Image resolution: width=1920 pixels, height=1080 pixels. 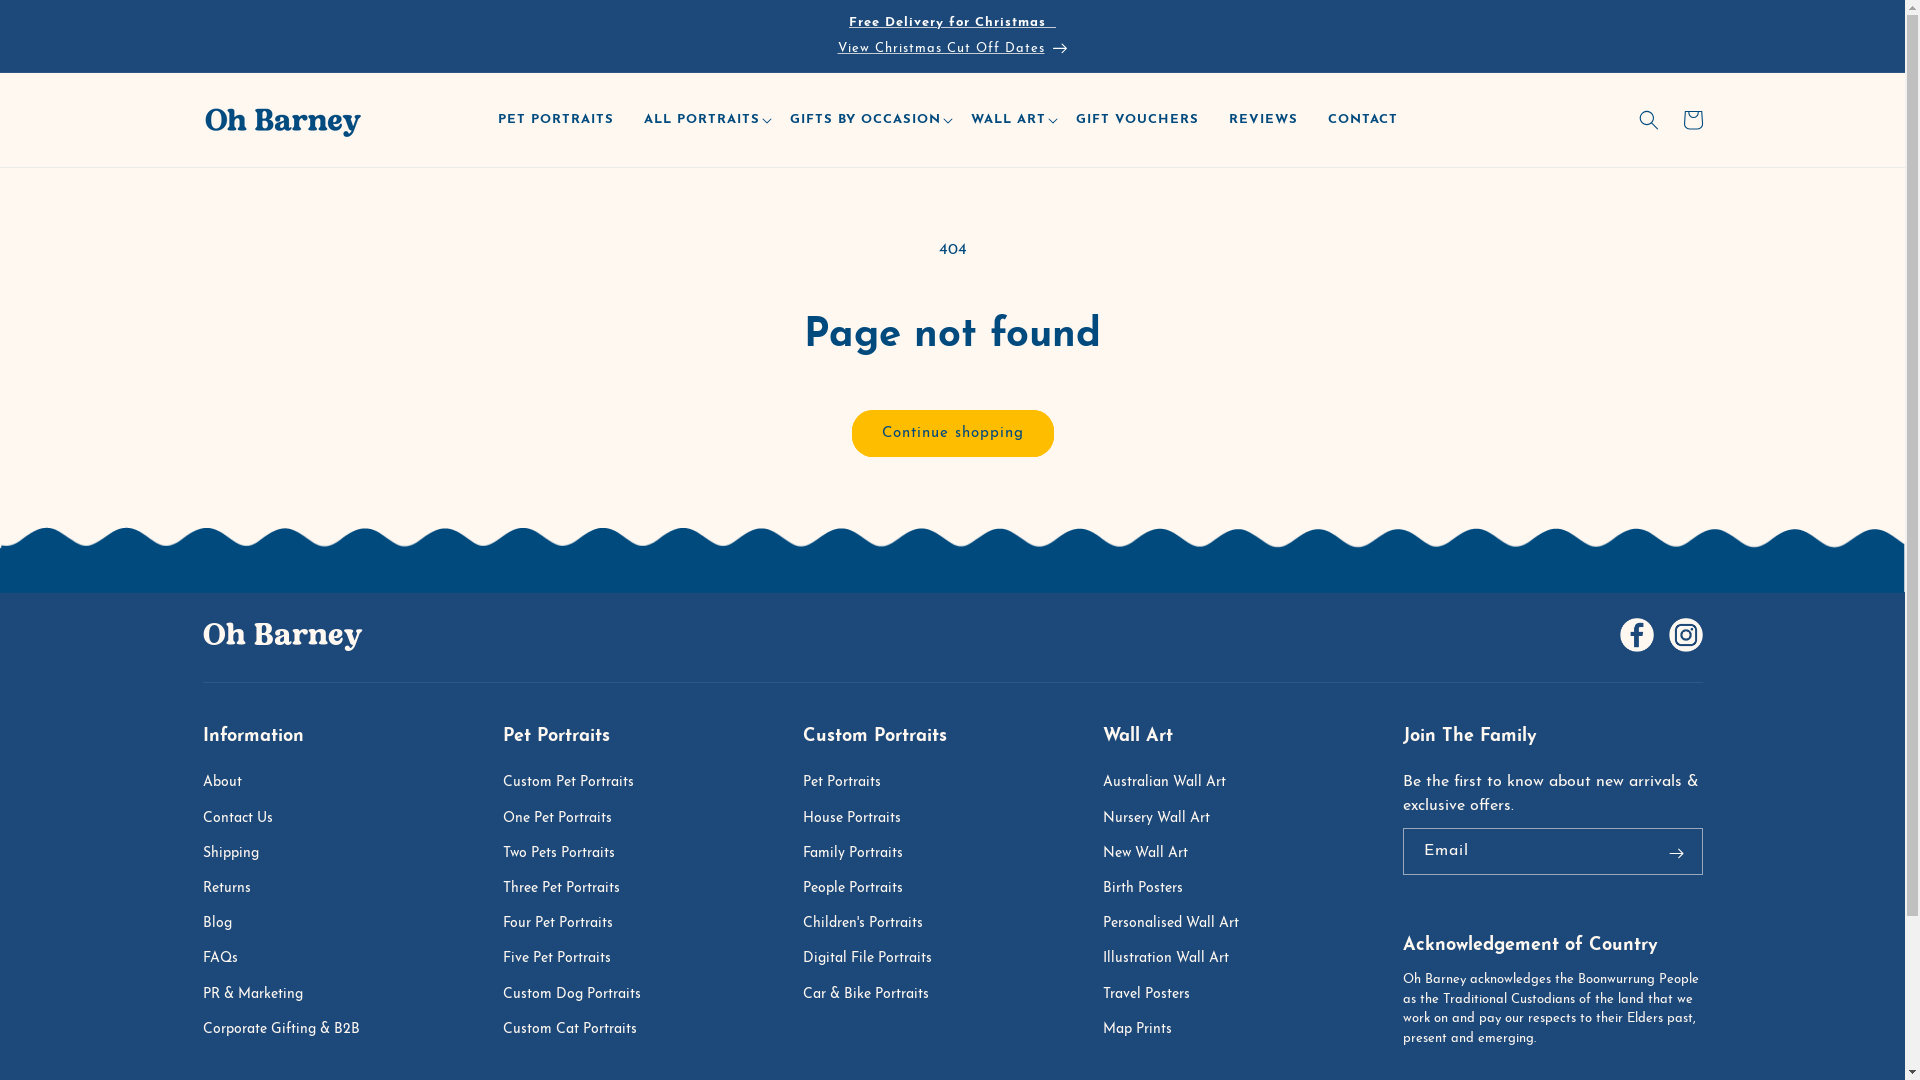 I want to click on 'Custom Dog Portraits', so click(x=502, y=994).